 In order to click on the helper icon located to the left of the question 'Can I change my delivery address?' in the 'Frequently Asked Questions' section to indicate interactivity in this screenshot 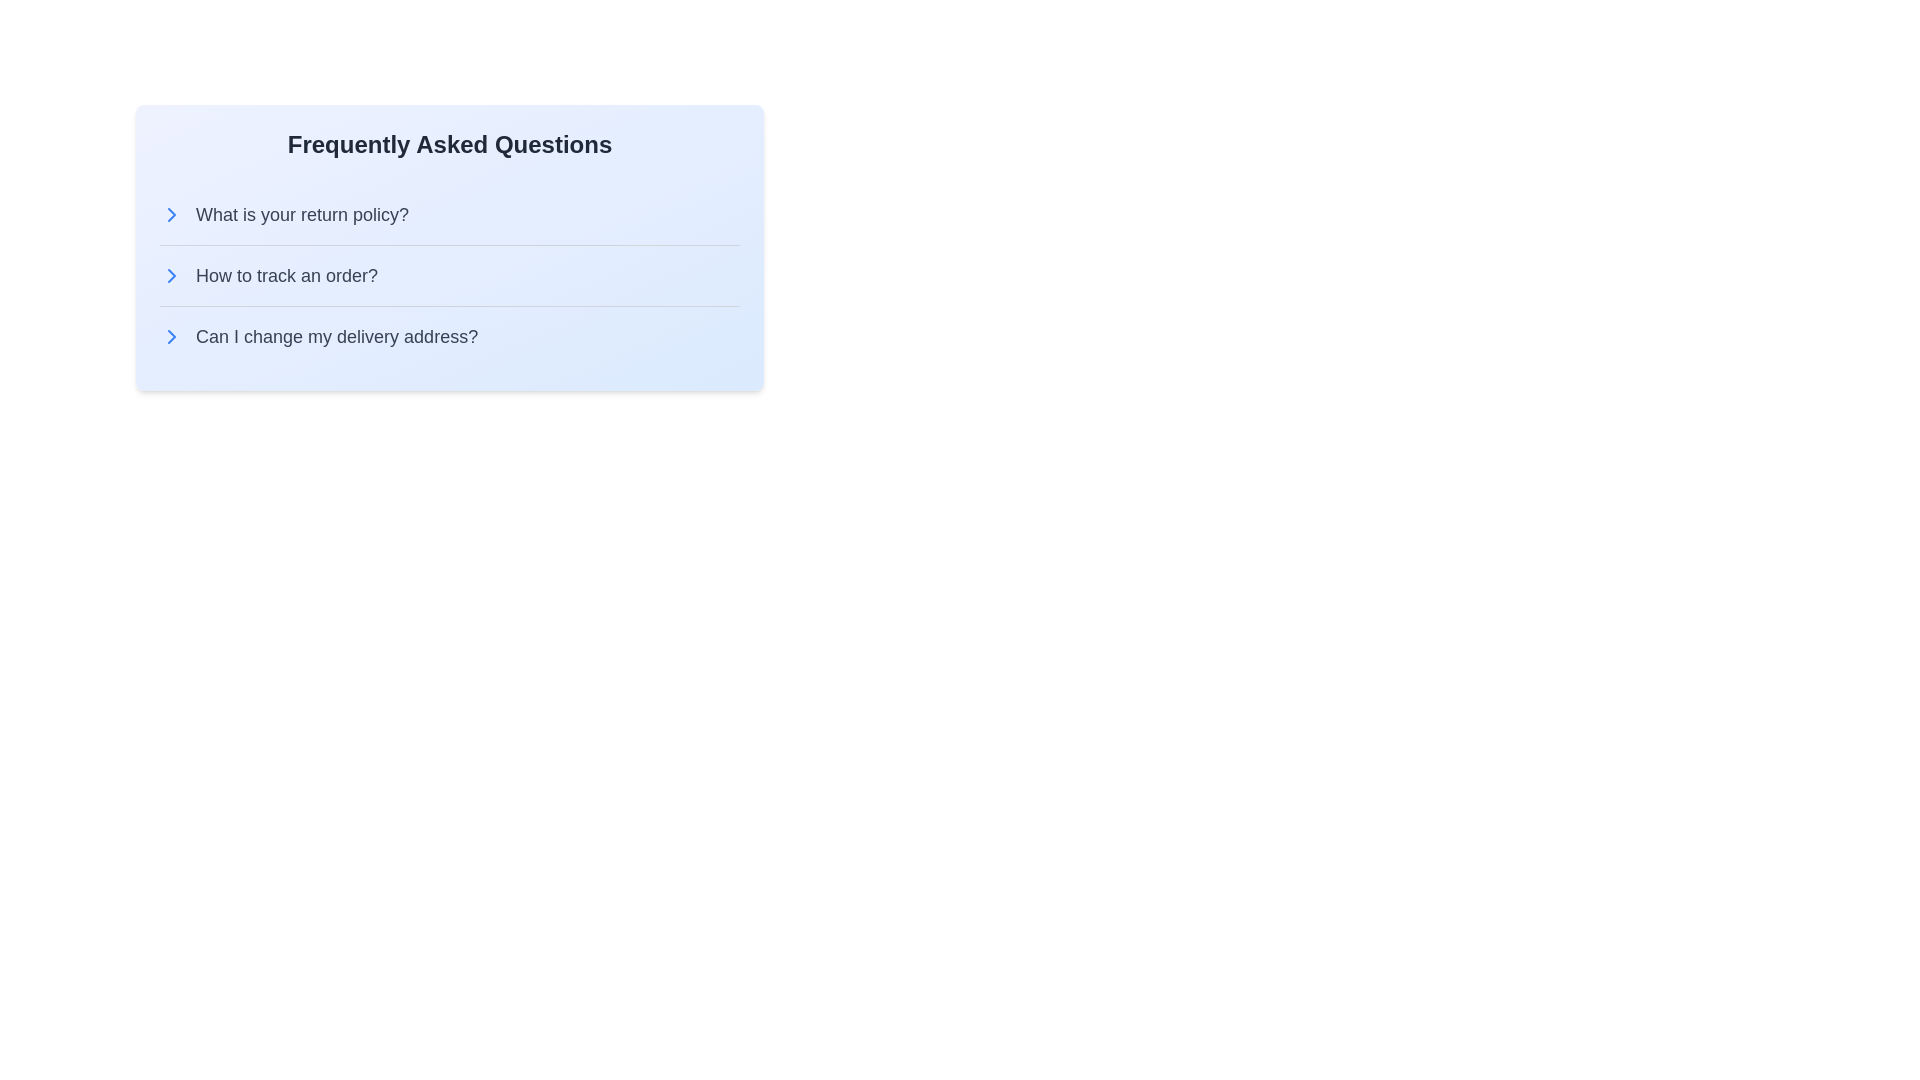, I will do `click(172, 335)`.